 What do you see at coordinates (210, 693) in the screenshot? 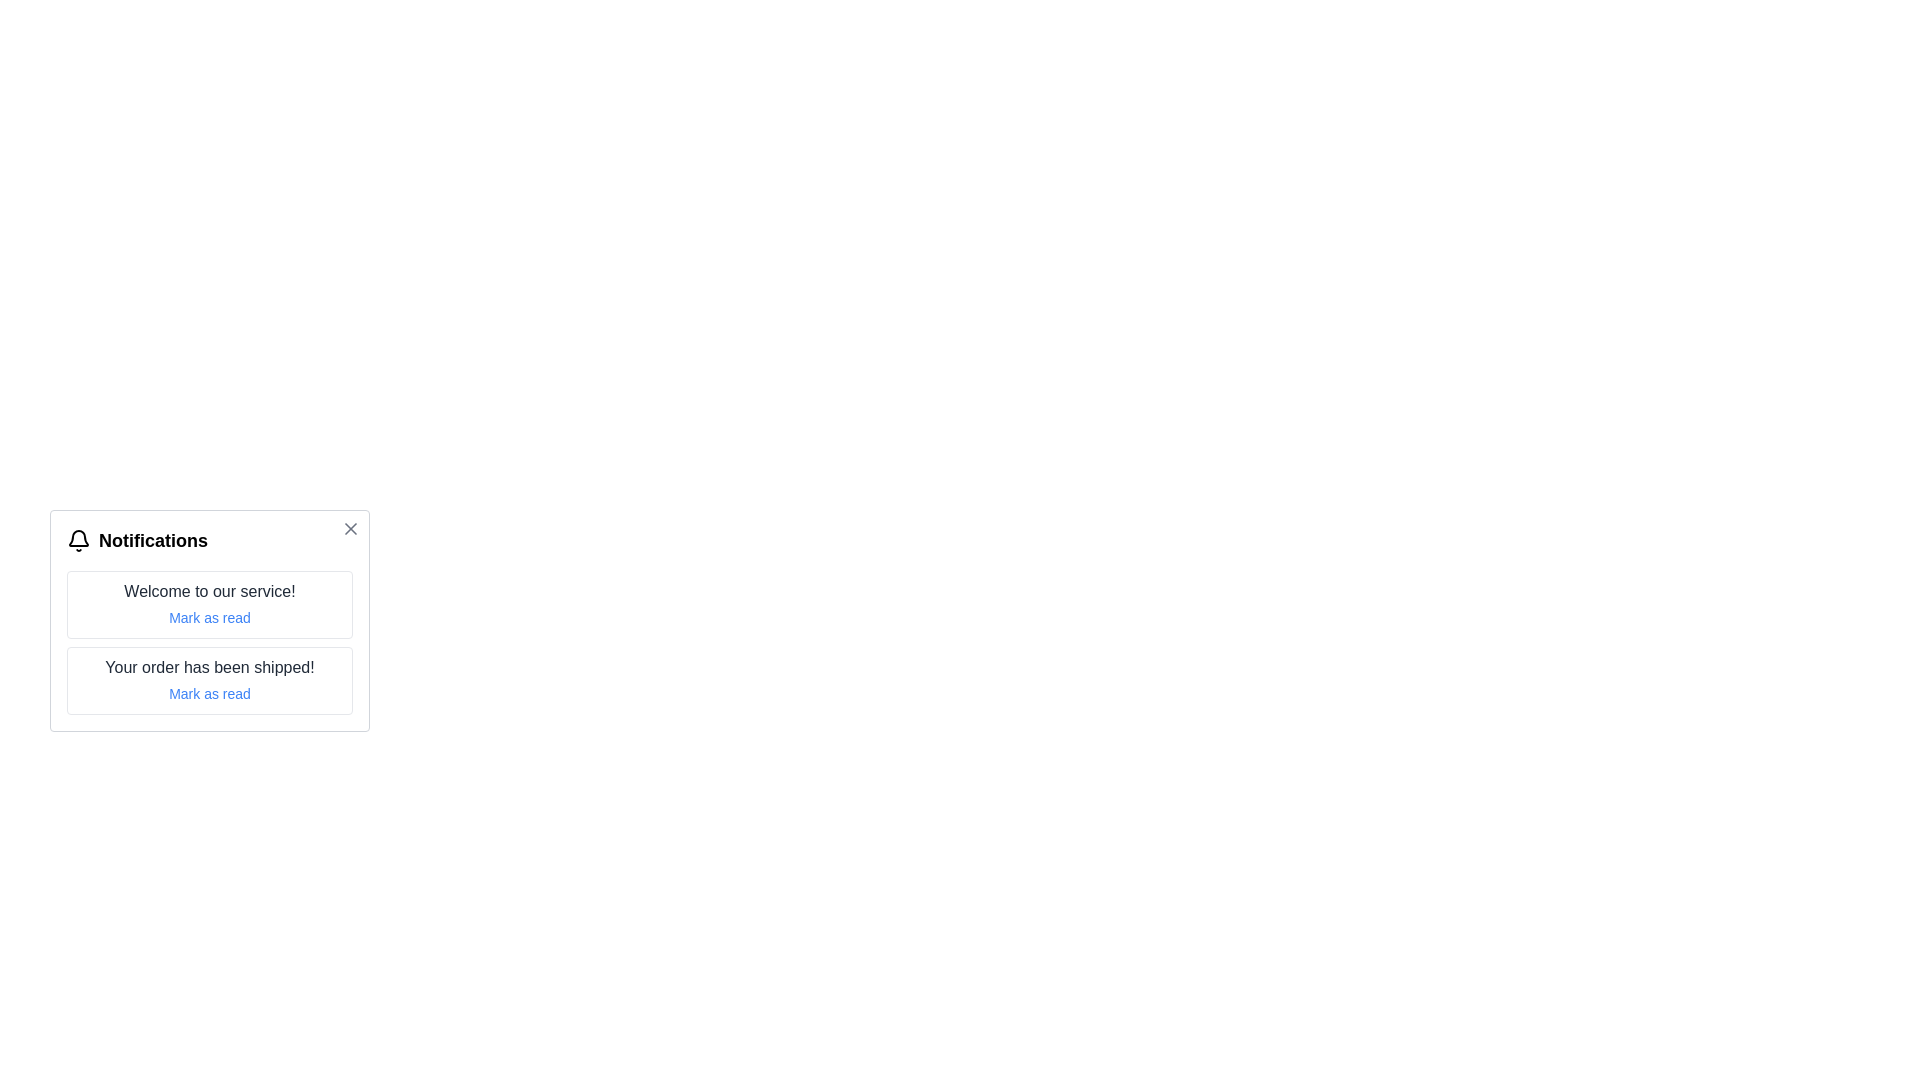
I see `the 'Mark as read' interactive link, which is styled with a smaller font size and blue color, located below the notification message 'Your order has been shipped!'` at bounding box center [210, 693].